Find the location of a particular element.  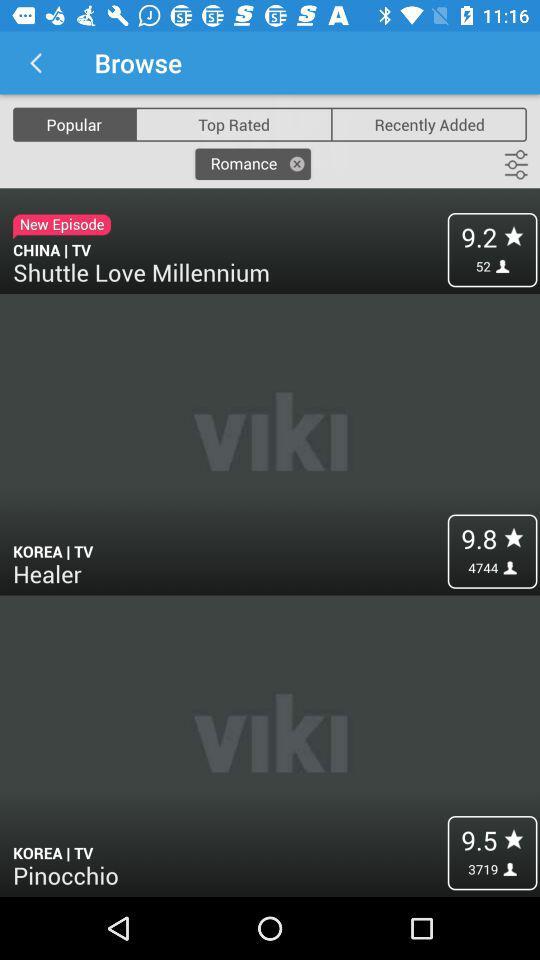

the popular is located at coordinates (73, 123).